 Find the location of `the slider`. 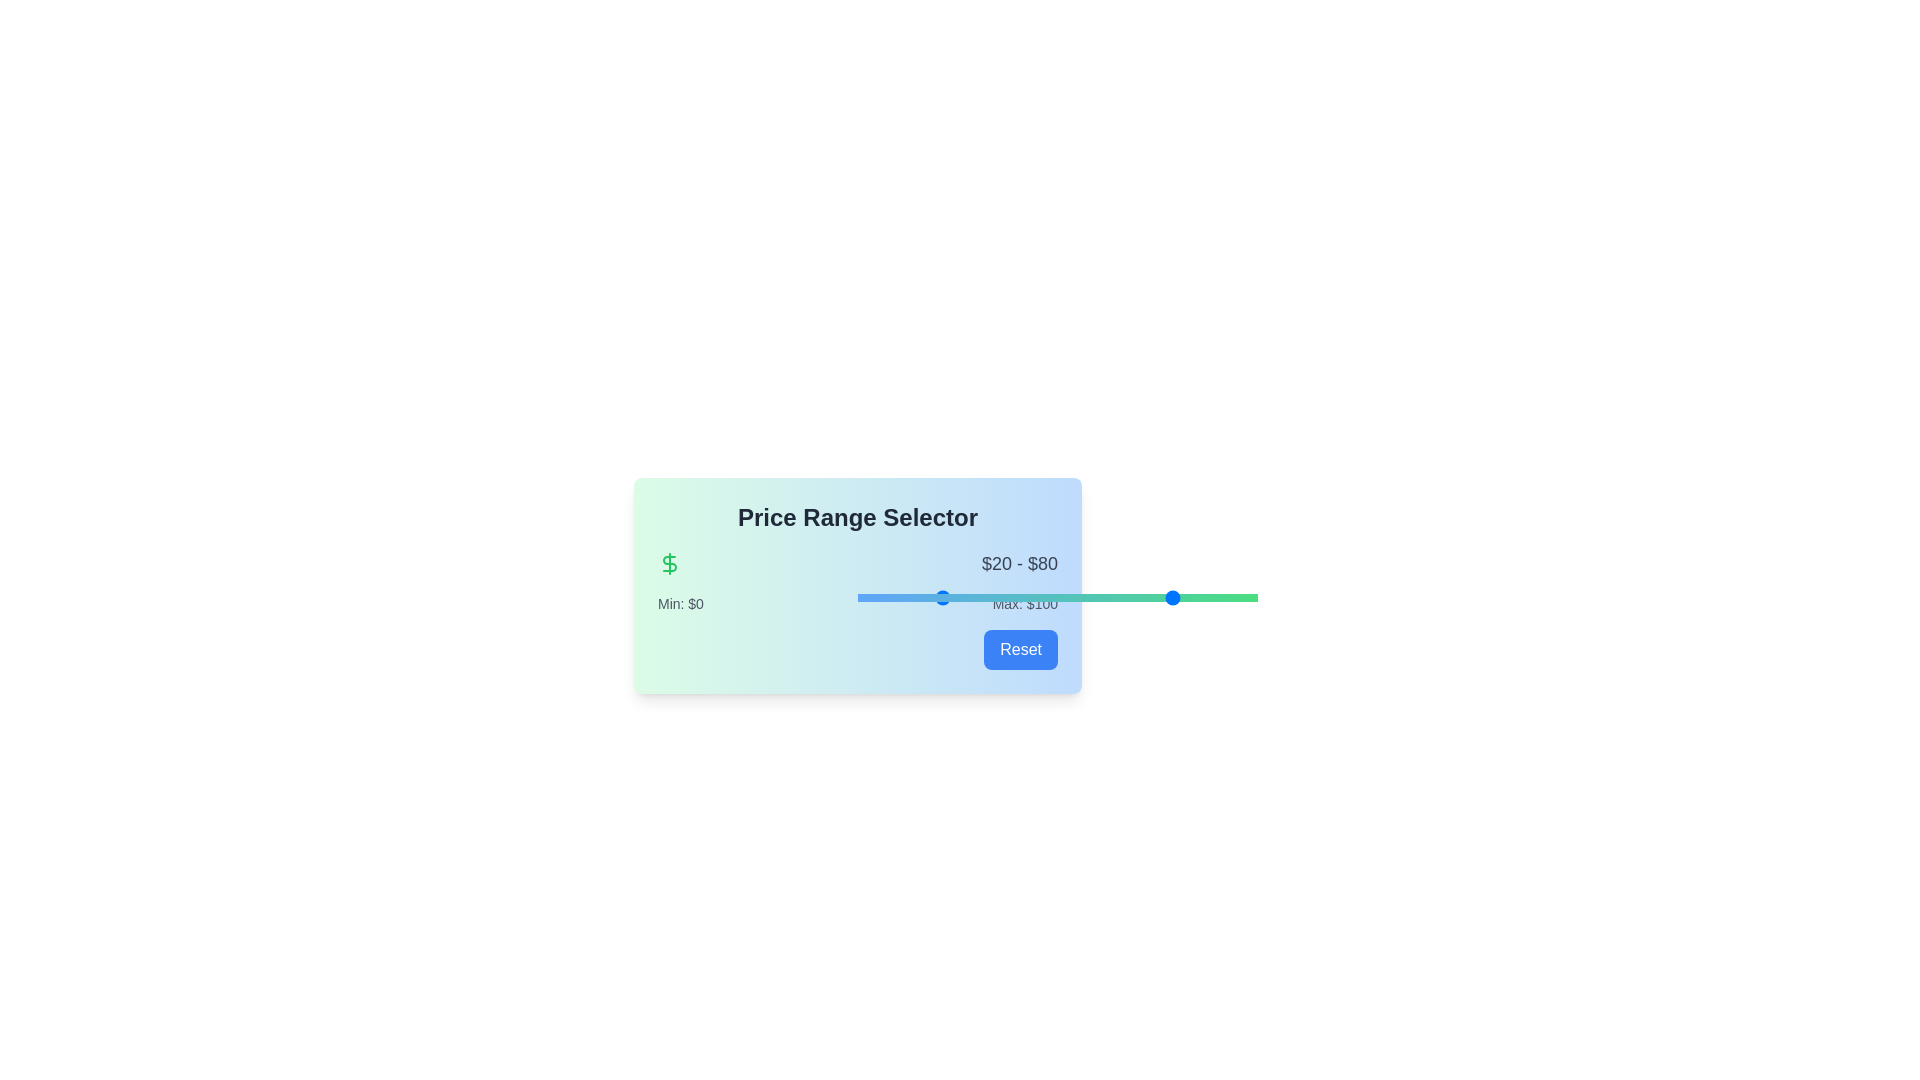

the slider is located at coordinates (1002, 596).